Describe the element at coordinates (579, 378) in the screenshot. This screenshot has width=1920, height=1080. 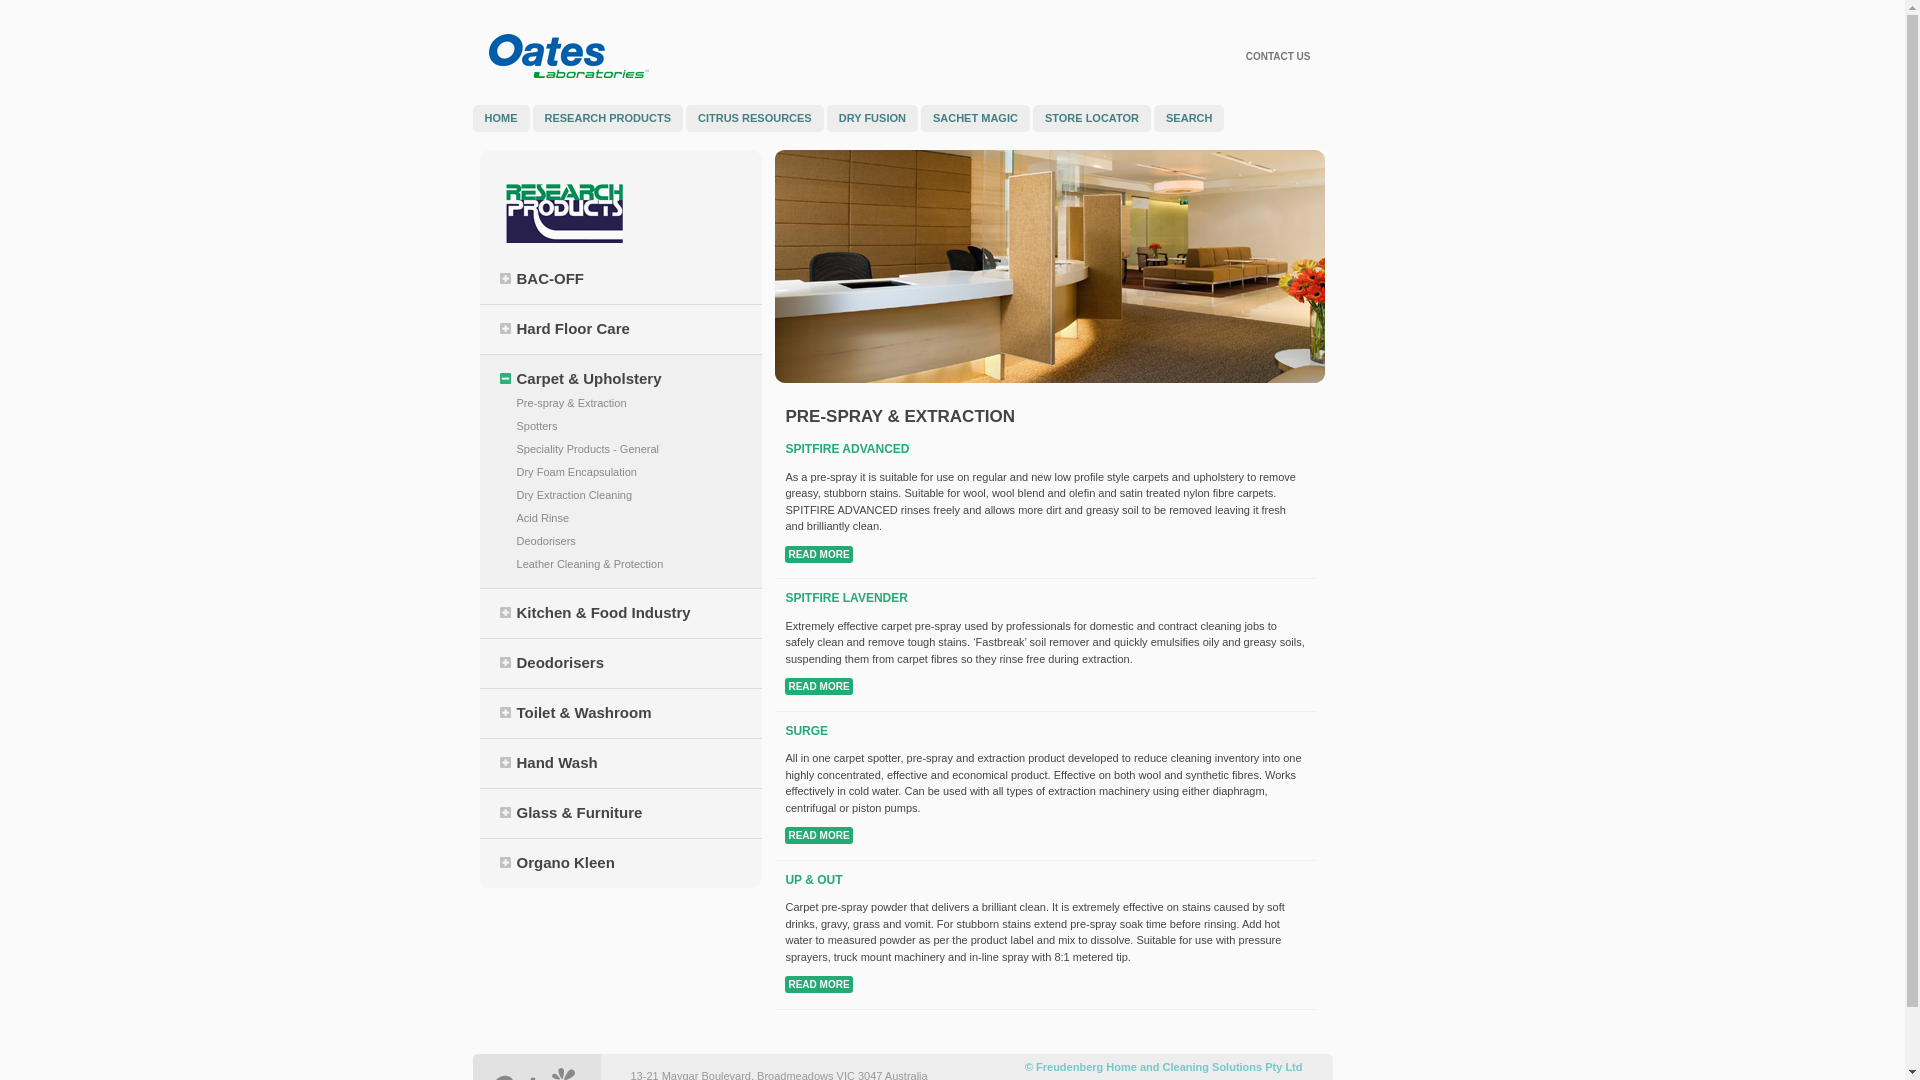
I see `'Carpet & Upholstery'` at that location.